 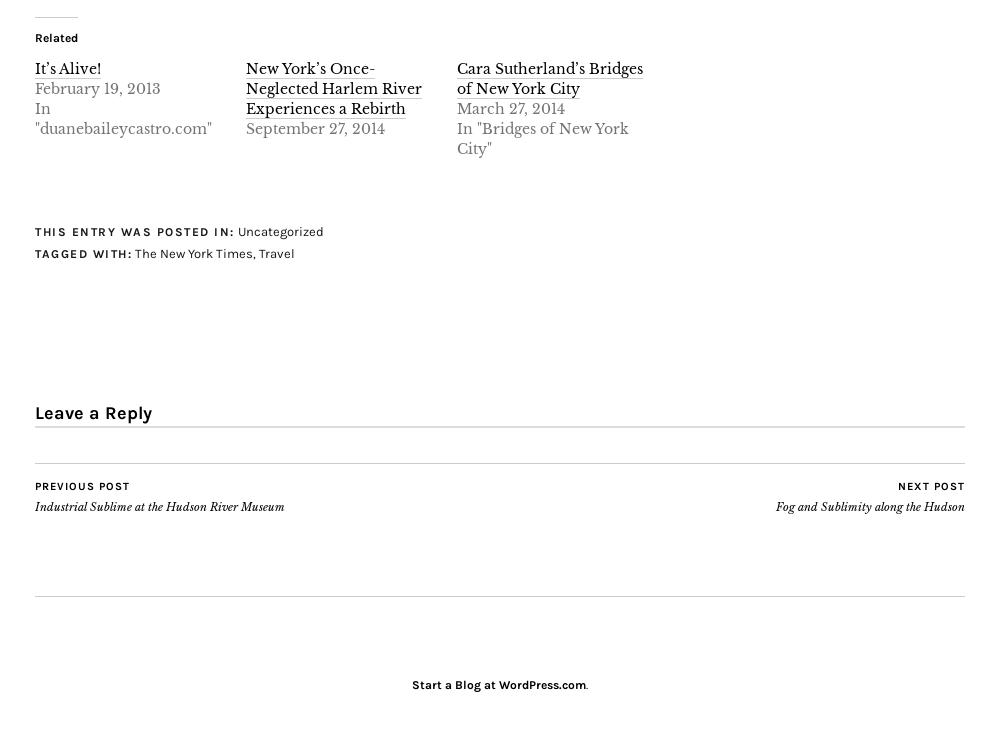 What do you see at coordinates (586, 683) in the screenshot?
I see `'.'` at bounding box center [586, 683].